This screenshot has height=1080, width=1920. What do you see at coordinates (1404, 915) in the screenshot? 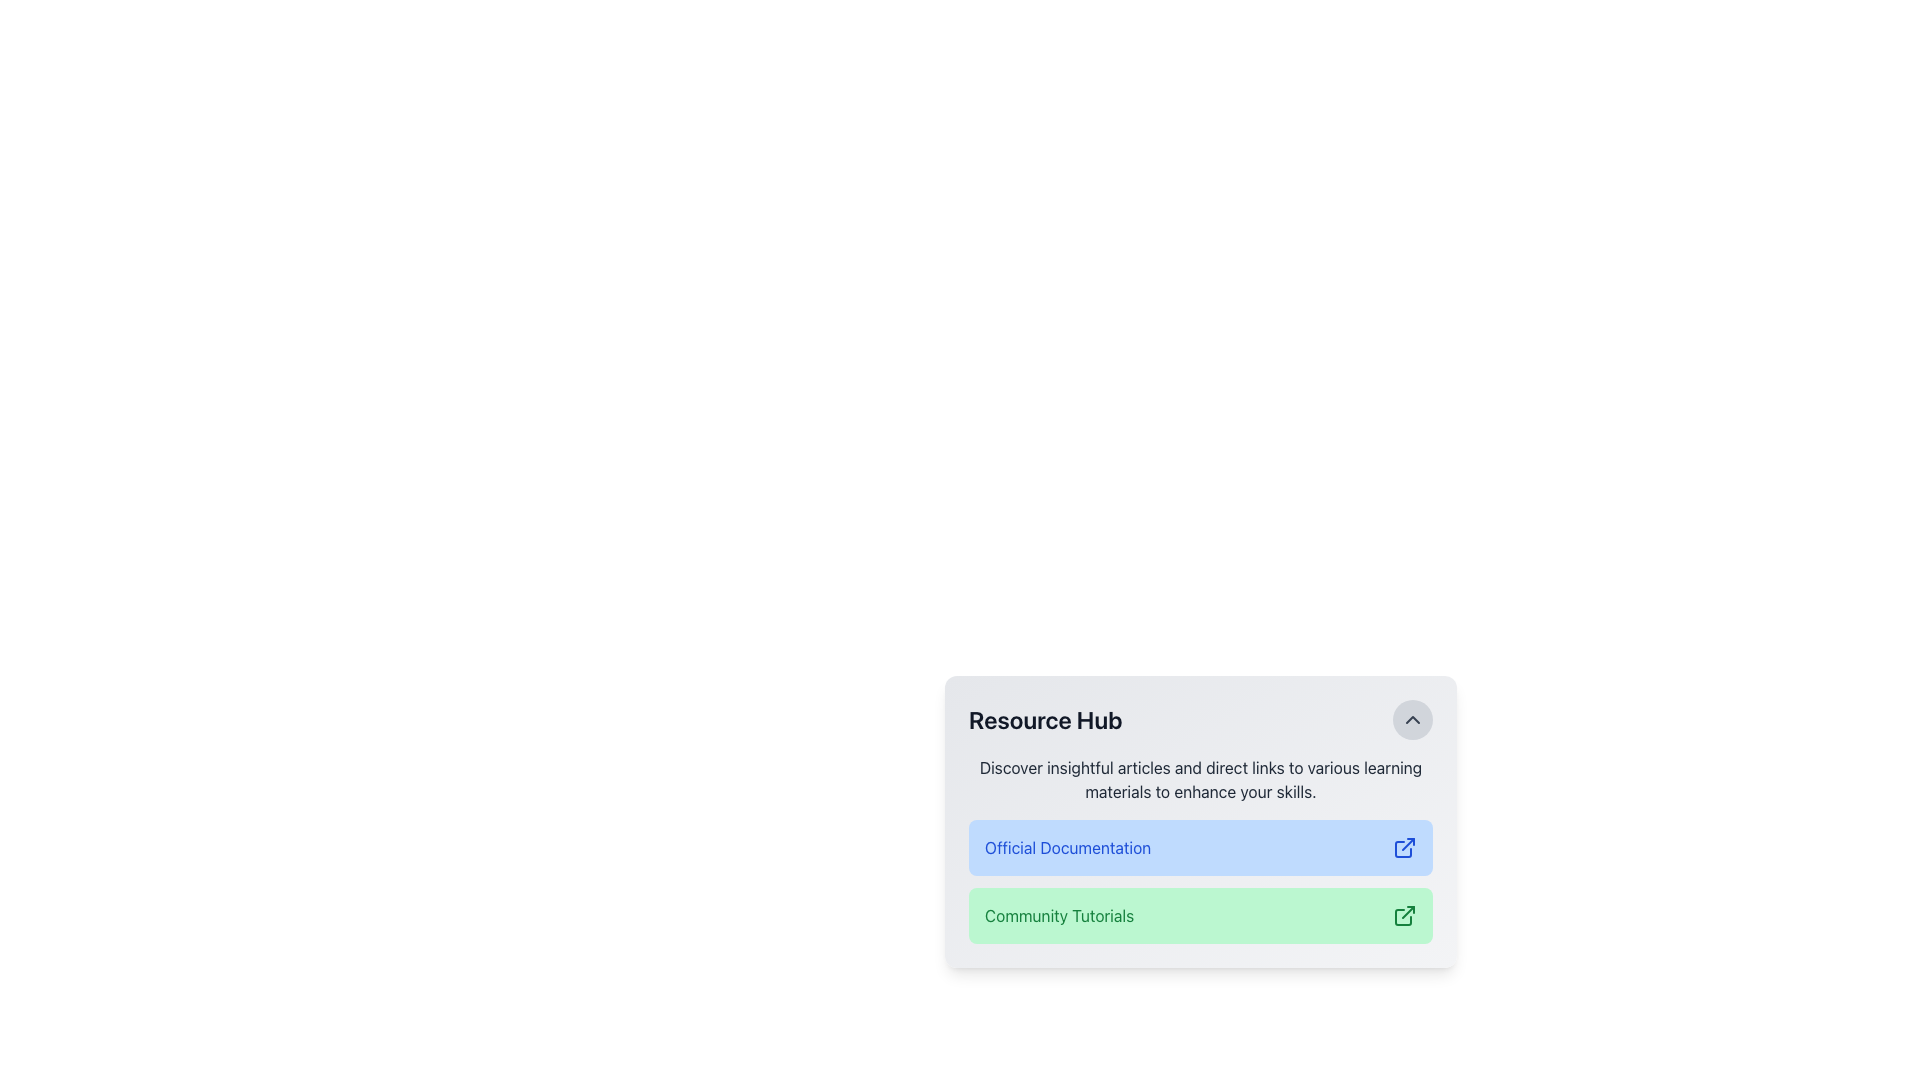
I see `the external link icon located within the 'Community Tutorials' option in the 'Resource Hub' section` at bounding box center [1404, 915].